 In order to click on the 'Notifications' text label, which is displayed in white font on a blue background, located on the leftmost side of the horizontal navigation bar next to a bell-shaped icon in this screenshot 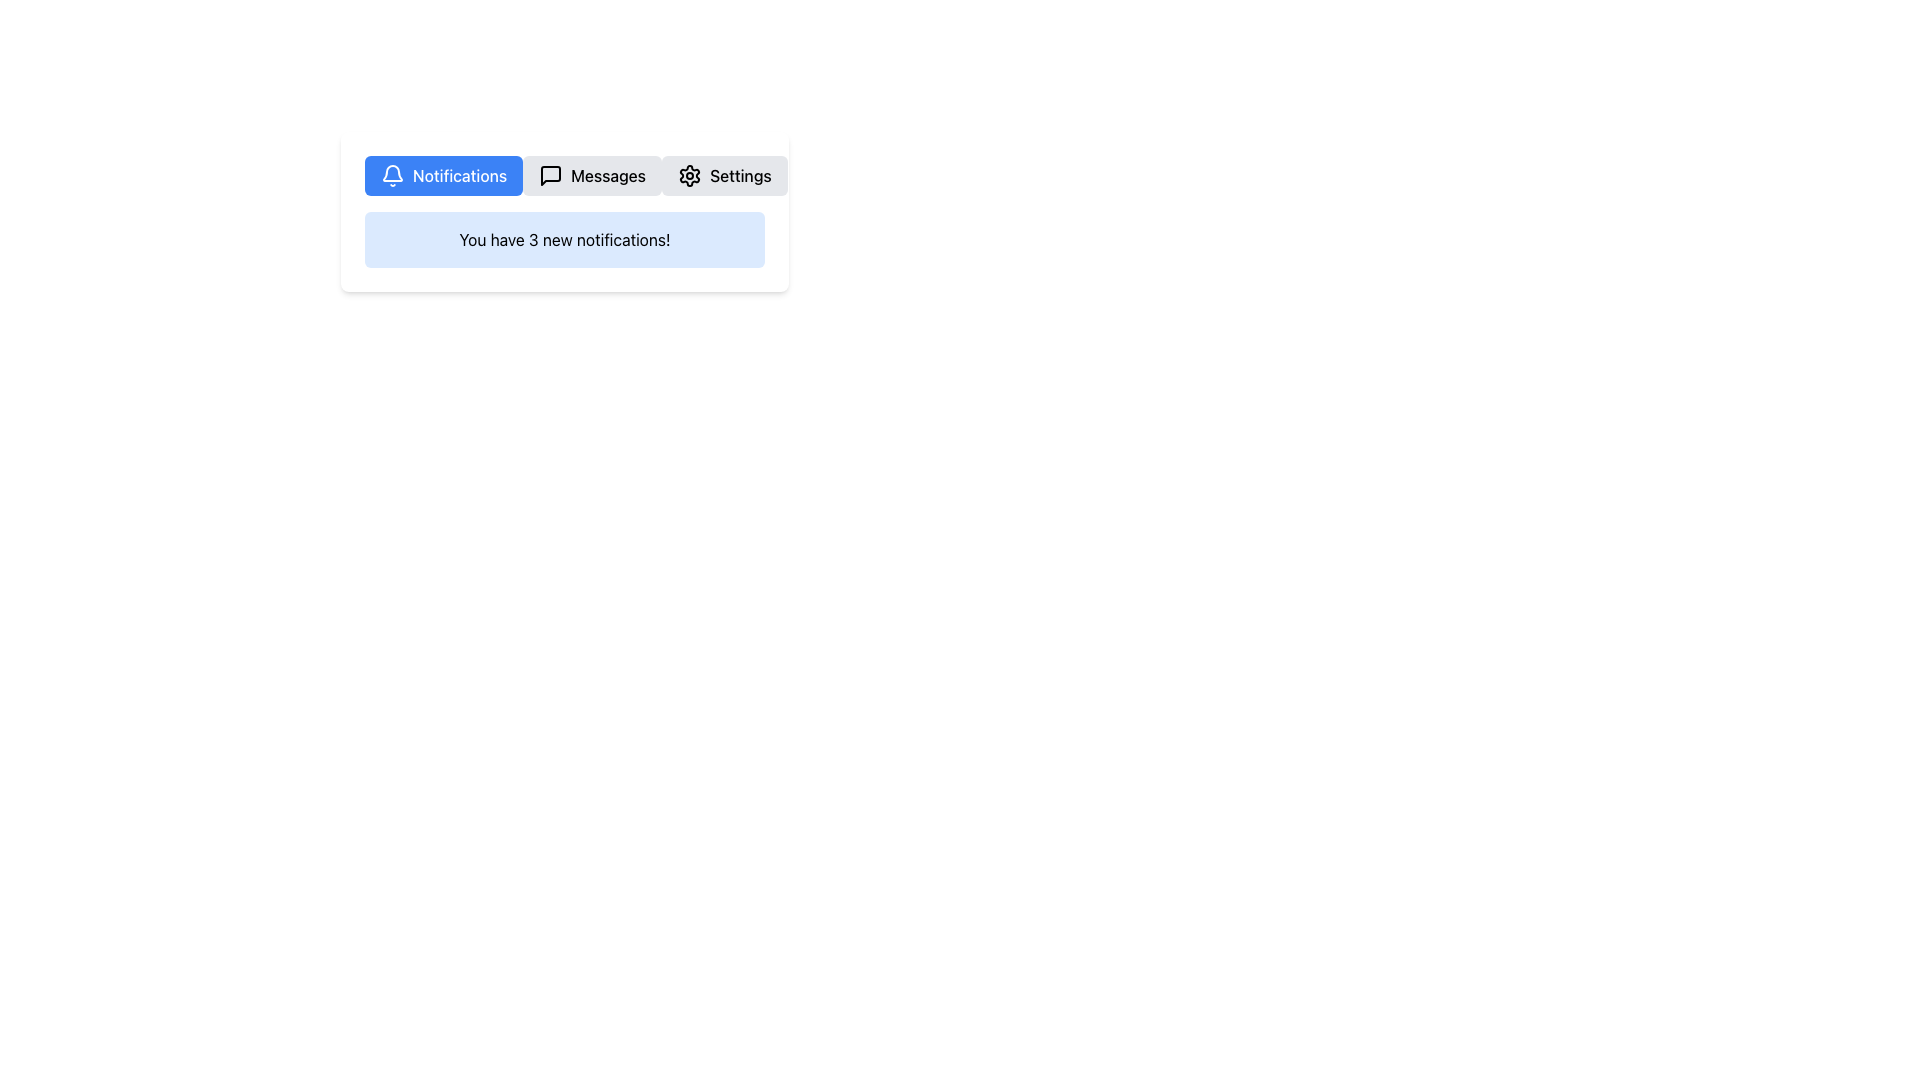, I will do `click(459, 175)`.